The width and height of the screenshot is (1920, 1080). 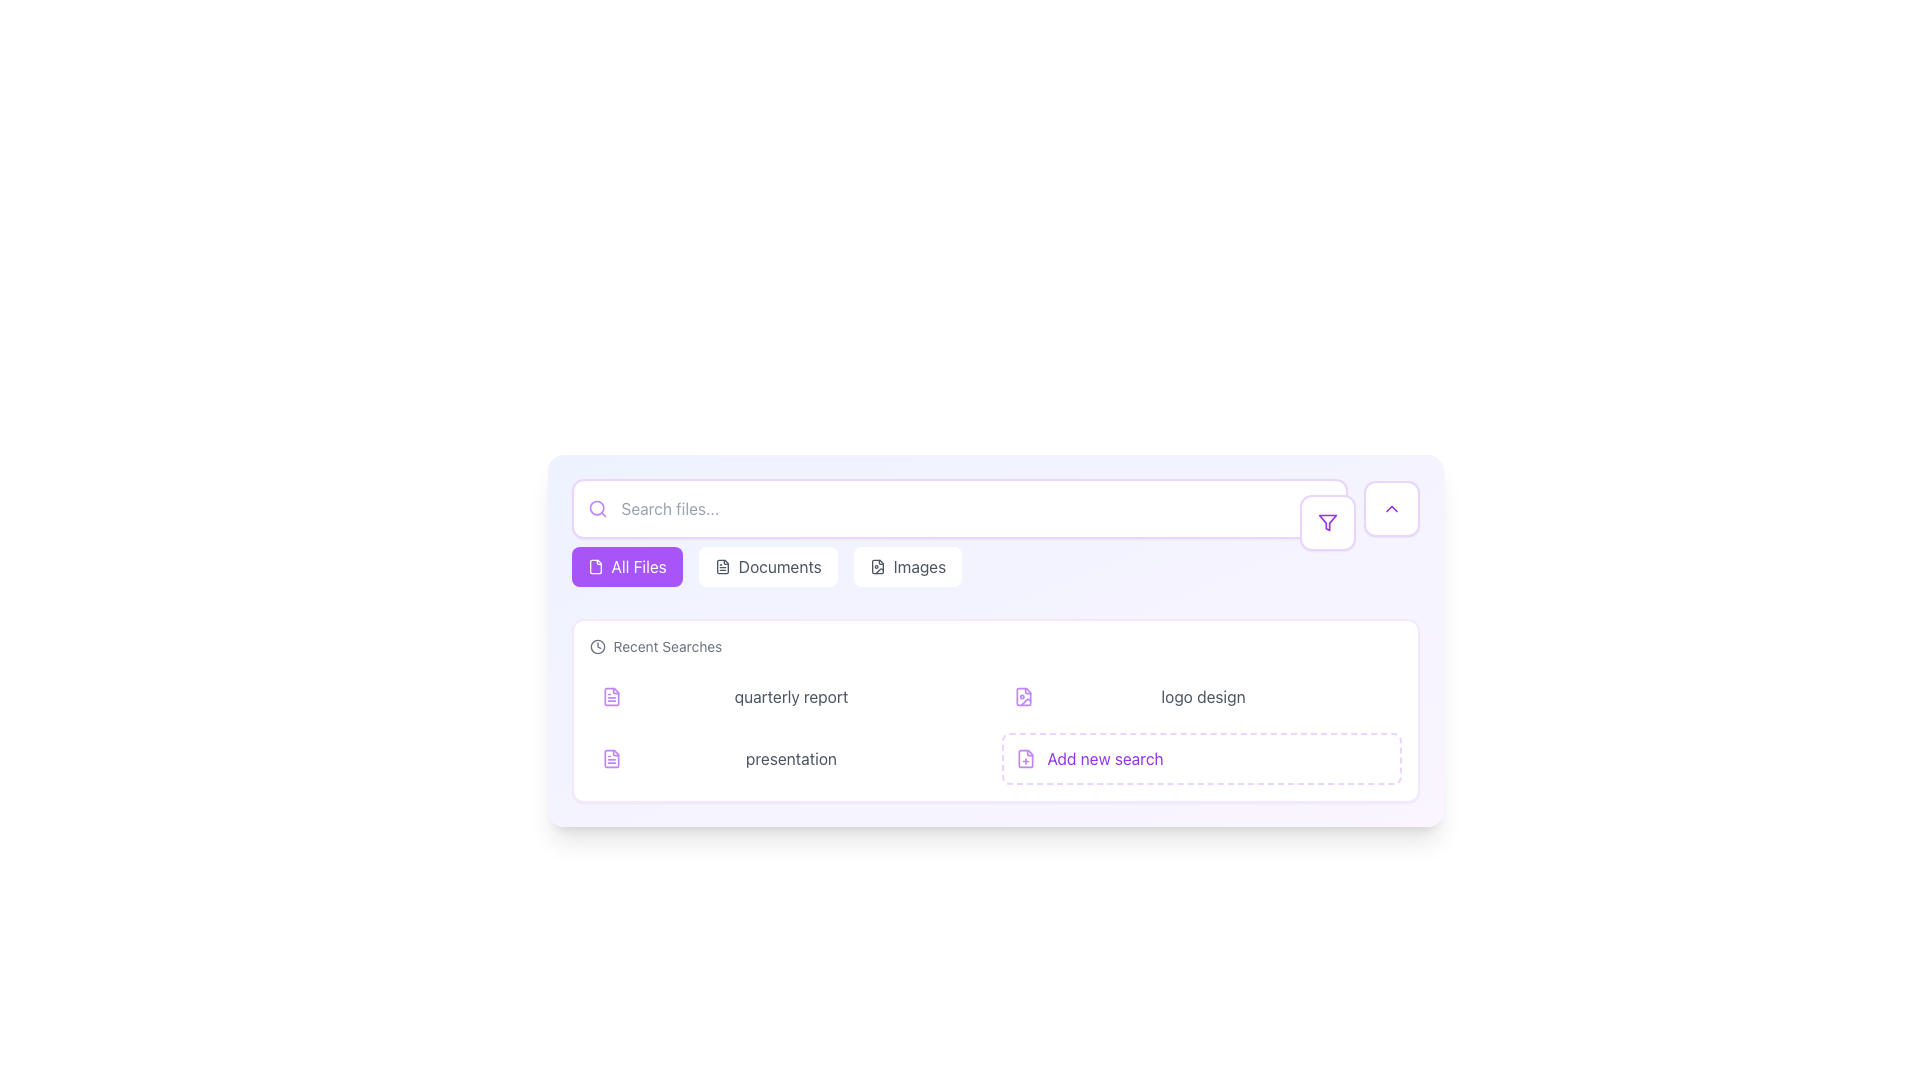 What do you see at coordinates (1104, 759) in the screenshot?
I see `the text label reading 'Add new search'` at bounding box center [1104, 759].